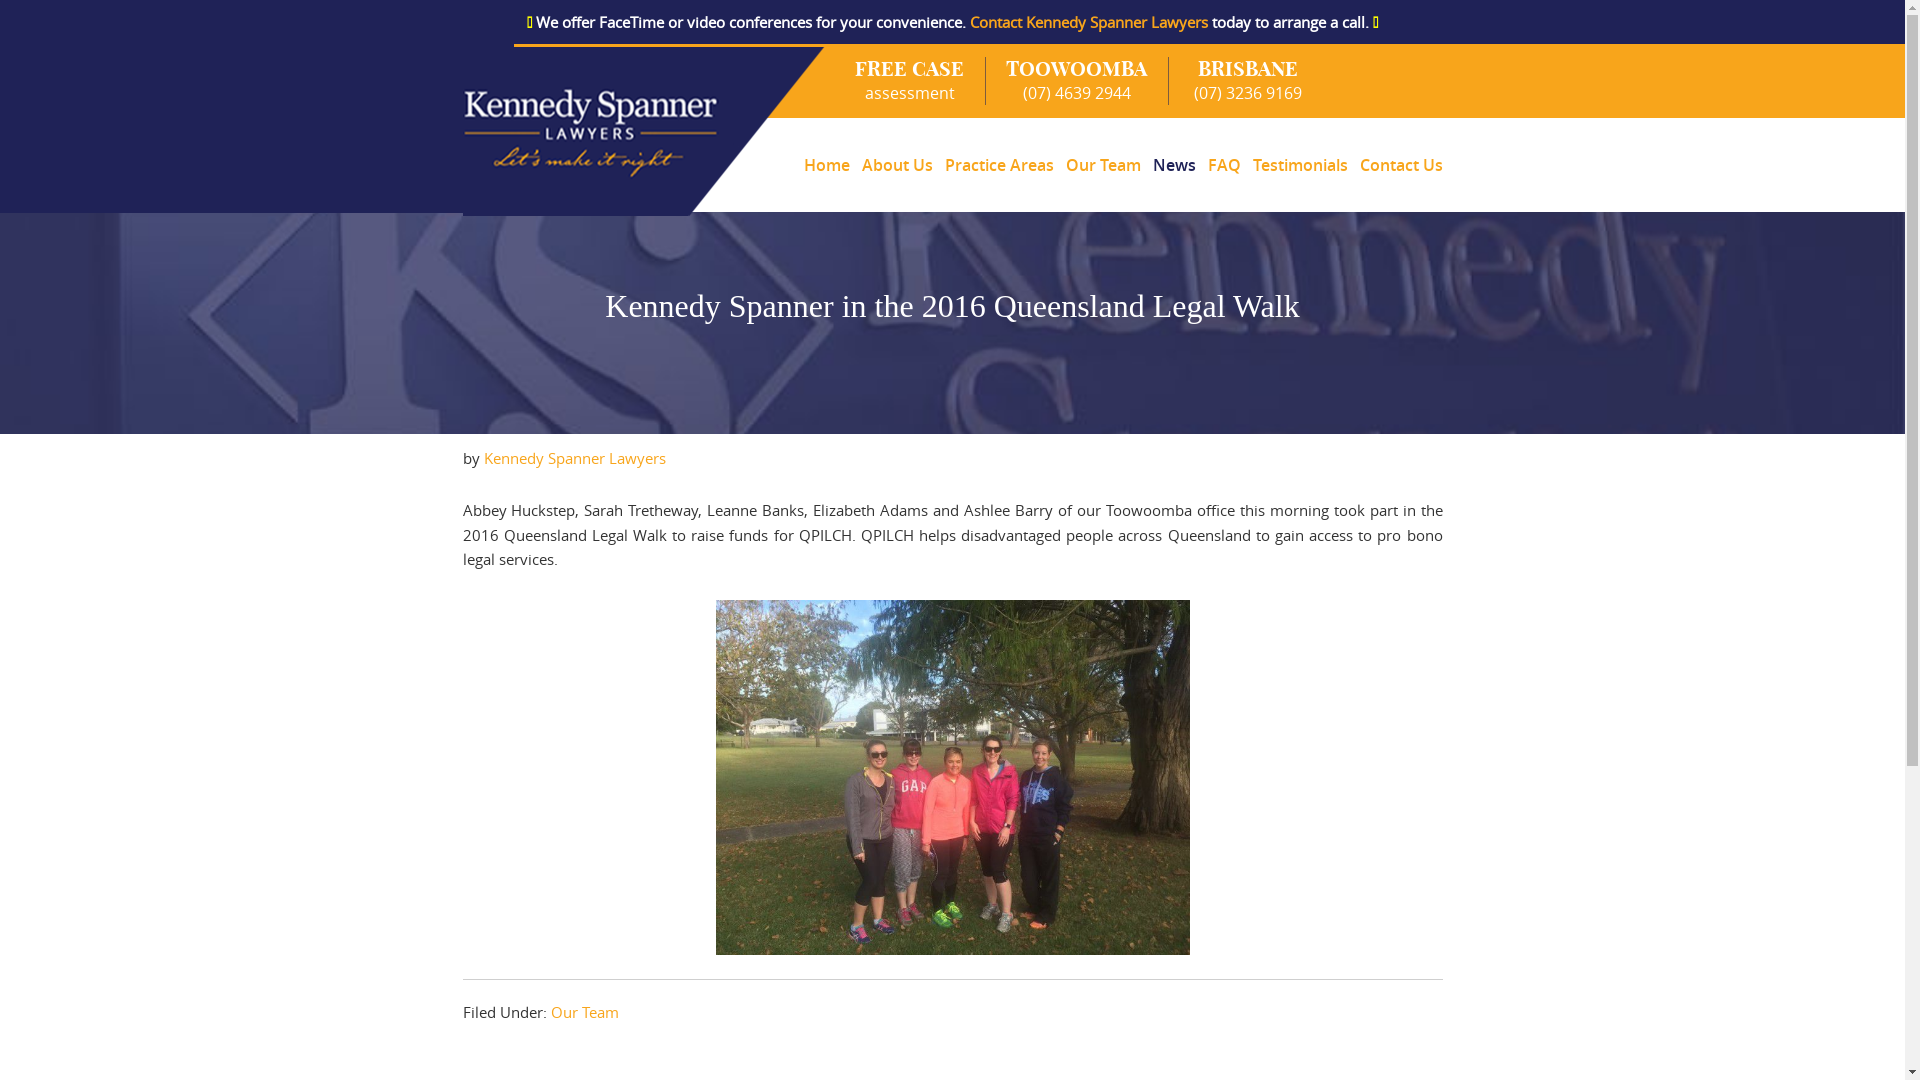 The height and width of the screenshot is (1080, 1920). What do you see at coordinates (644, 131) in the screenshot?
I see `'Kennedy Spanner Lawyers'` at bounding box center [644, 131].